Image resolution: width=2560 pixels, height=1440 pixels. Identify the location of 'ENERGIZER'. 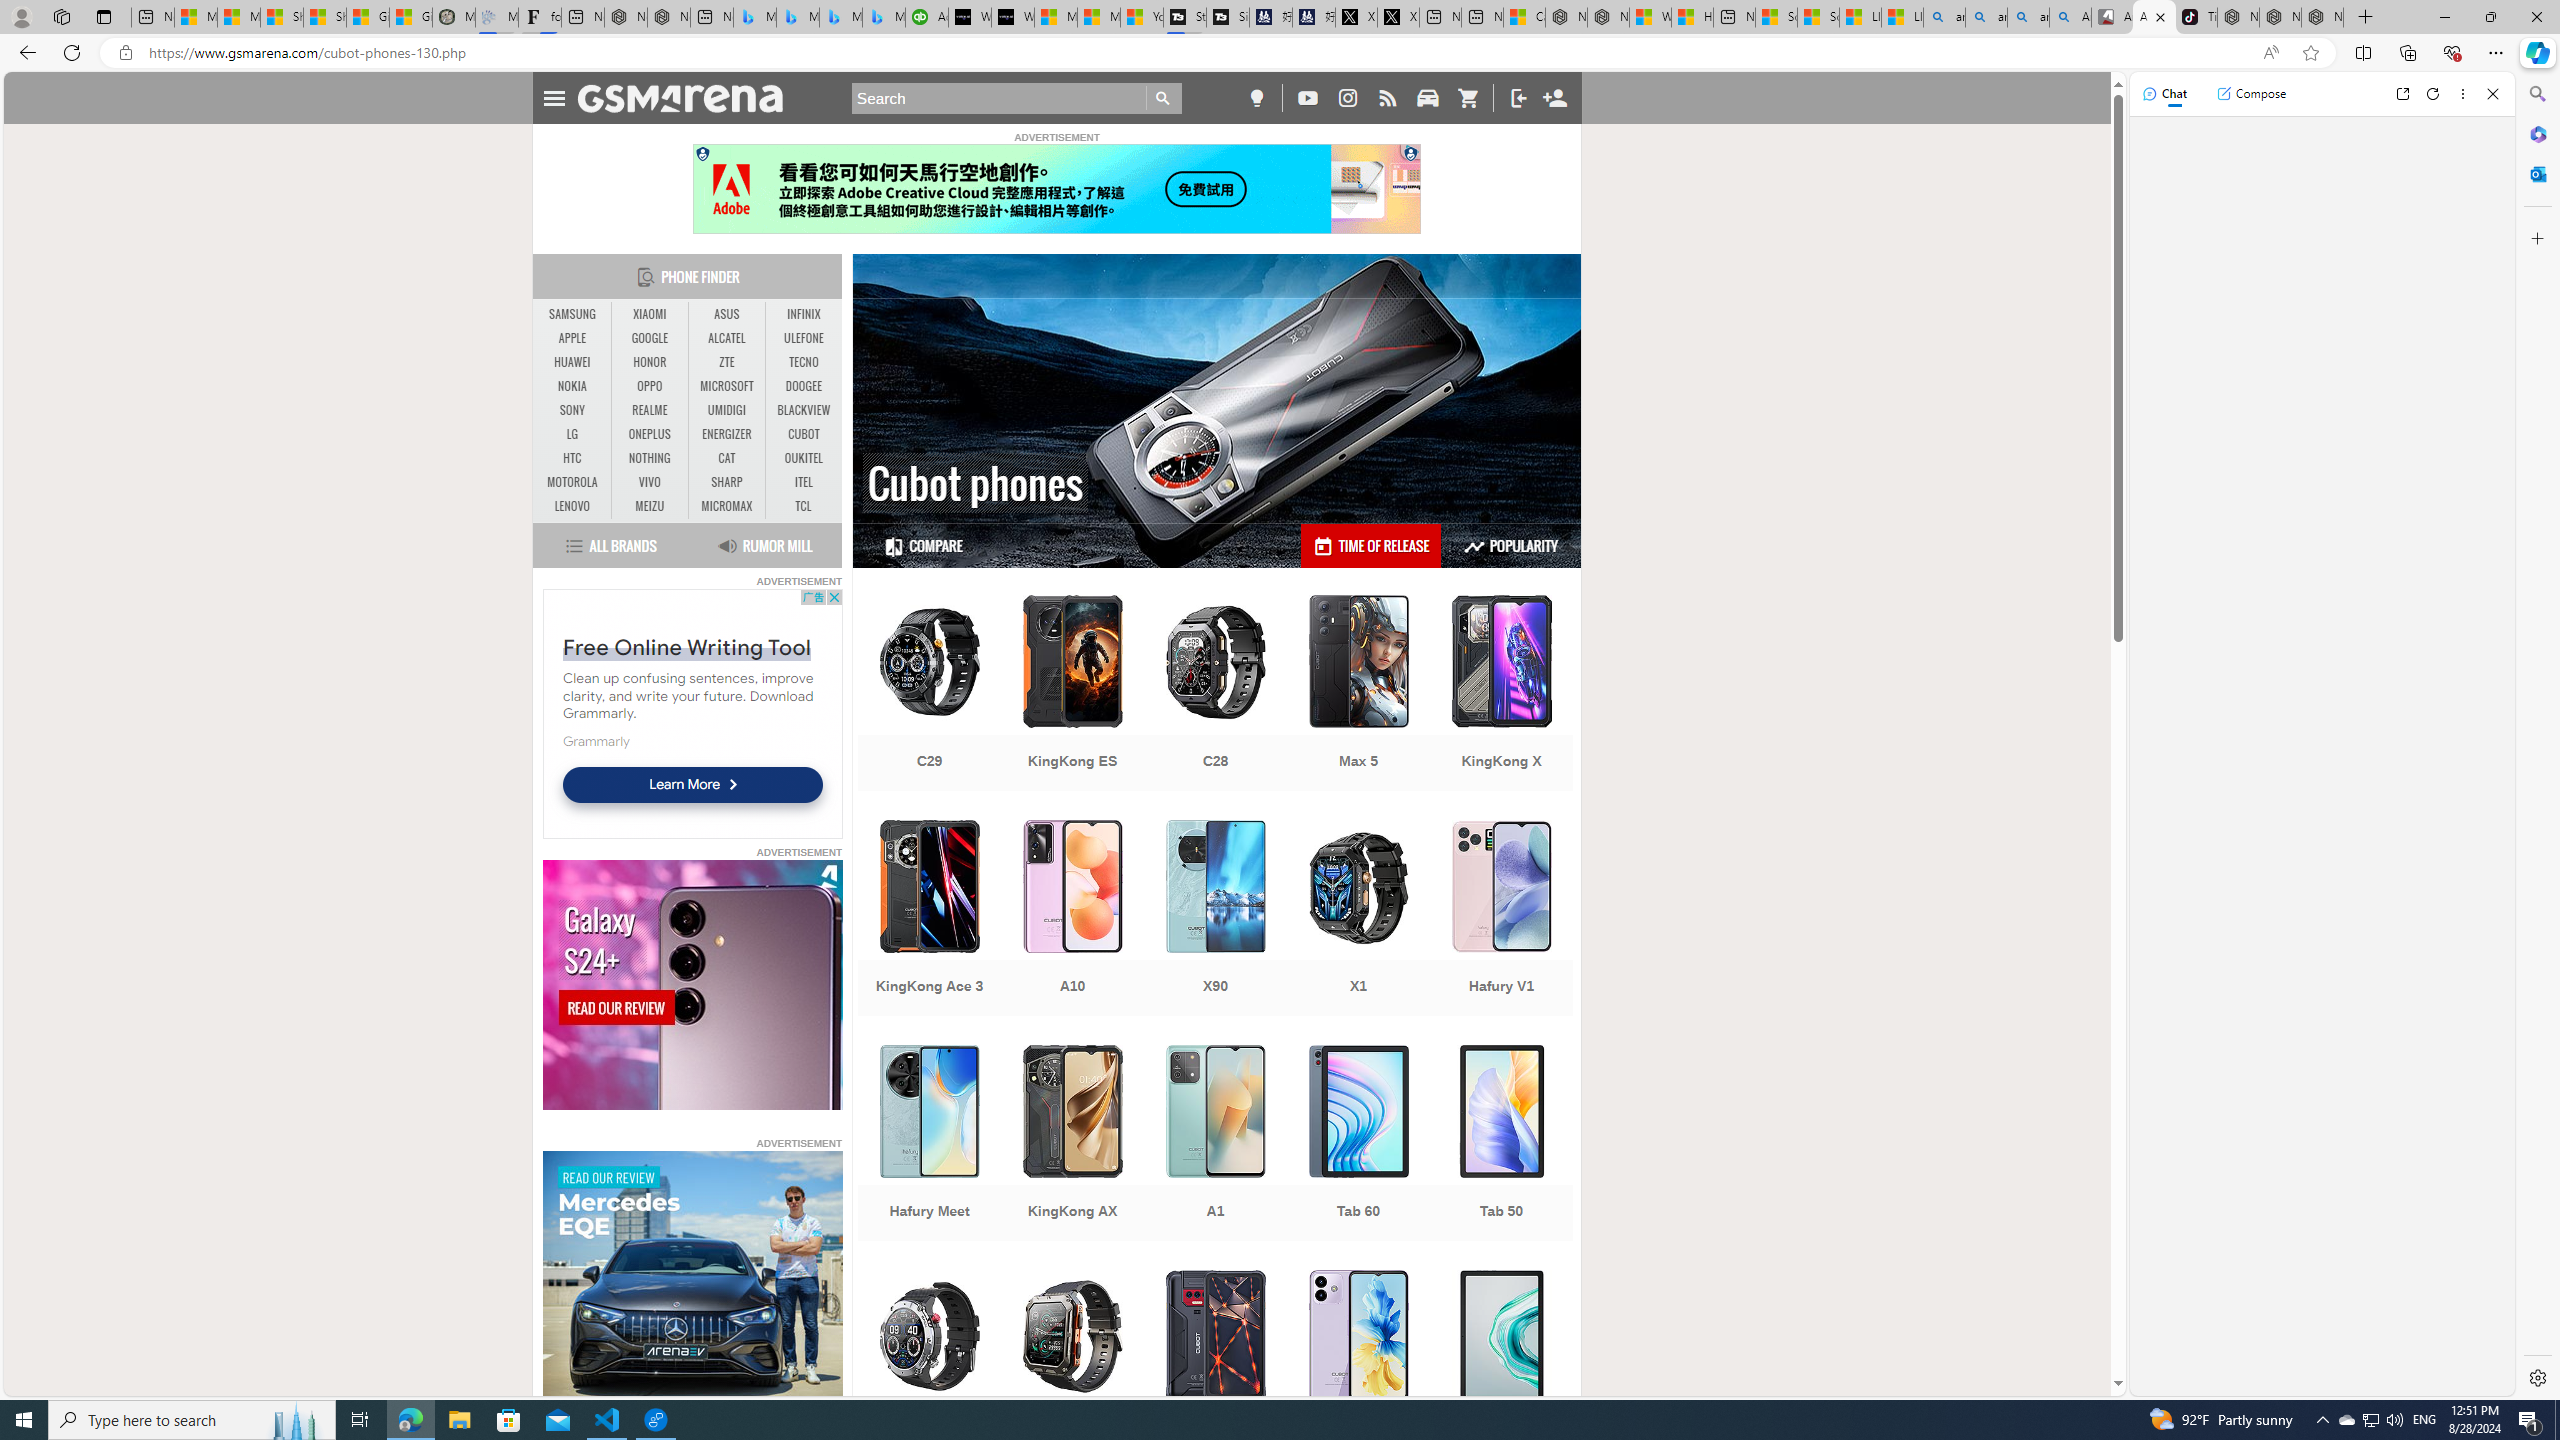
(726, 433).